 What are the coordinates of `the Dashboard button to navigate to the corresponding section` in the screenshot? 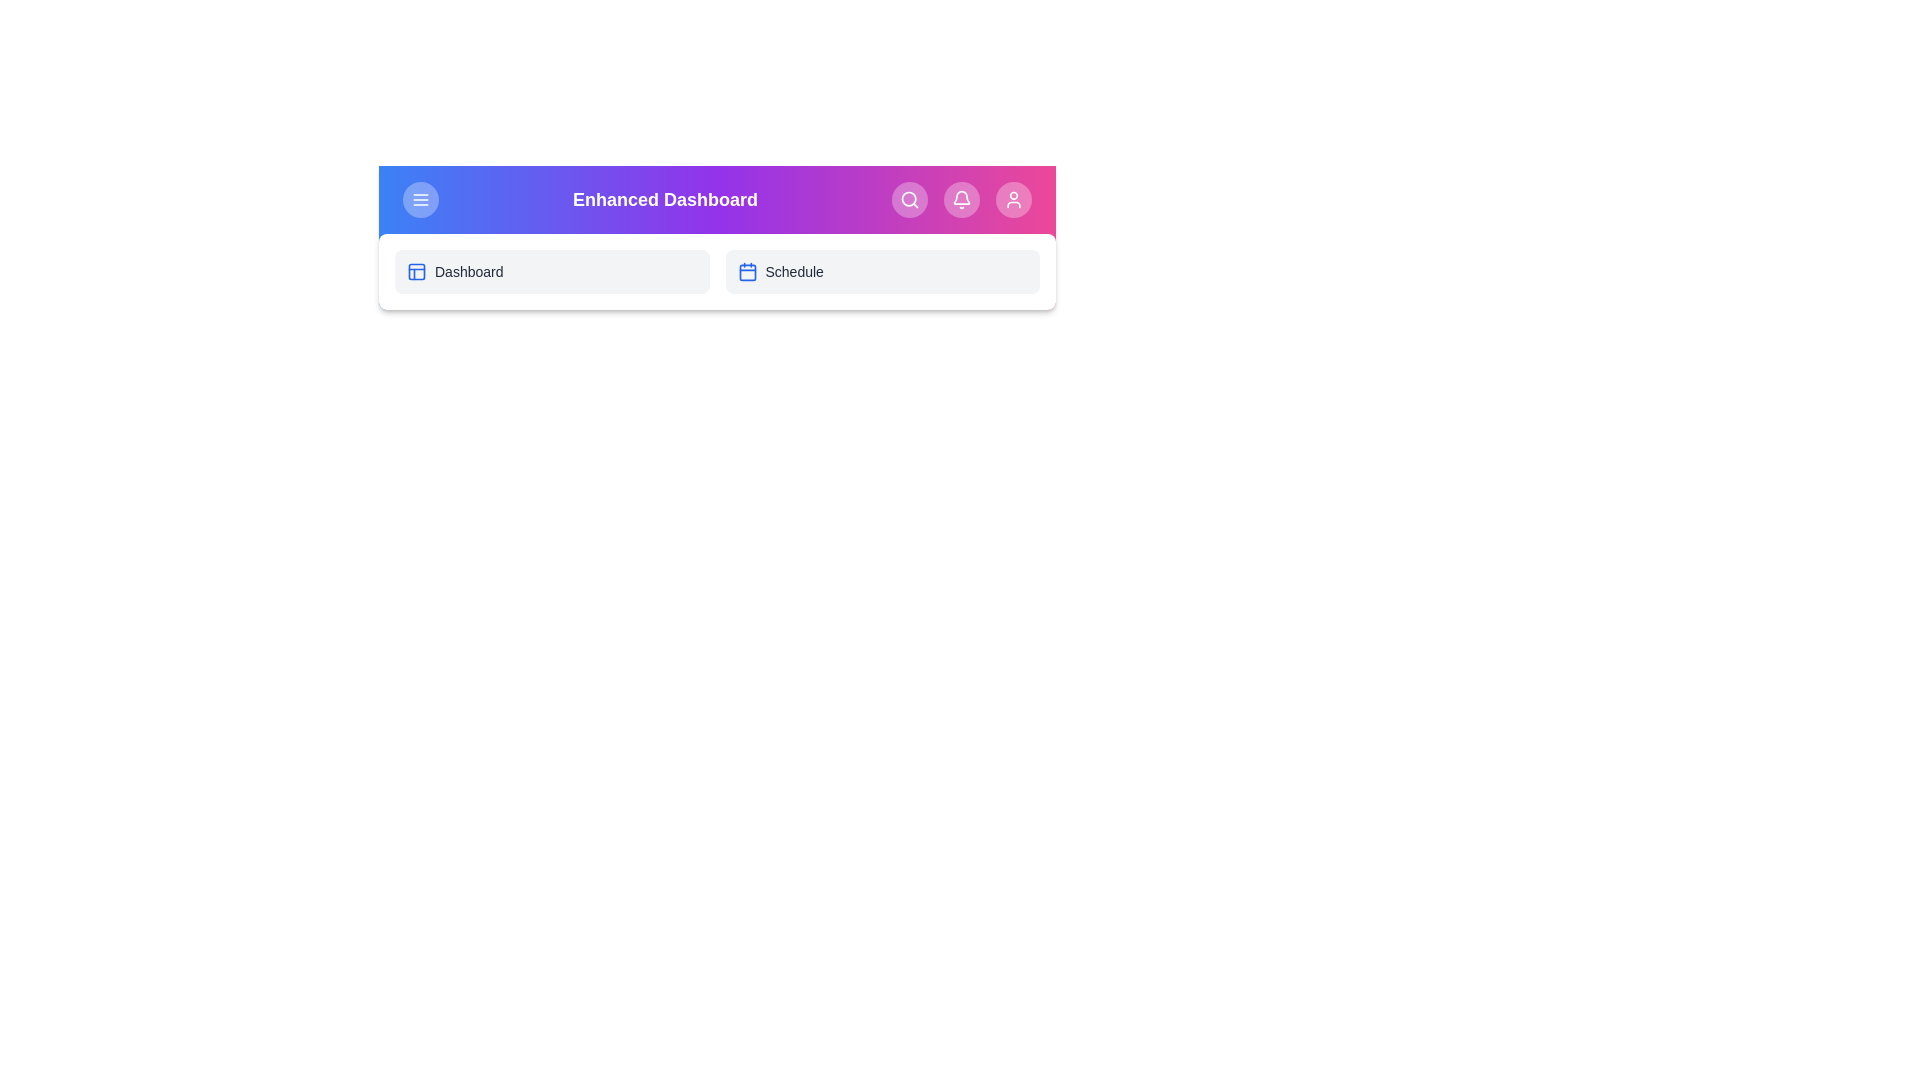 It's located at (552, 272).